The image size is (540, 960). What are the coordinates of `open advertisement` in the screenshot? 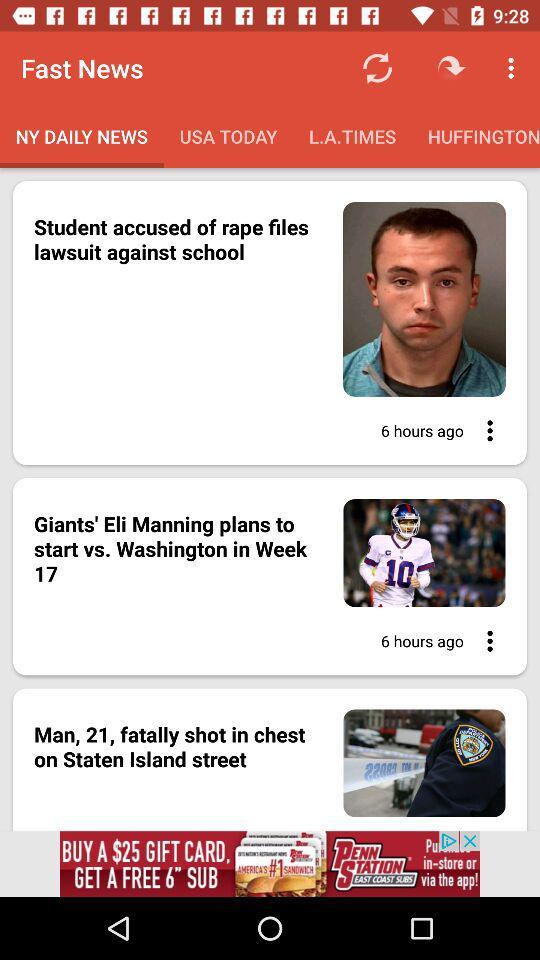 It's located at (270, 863).